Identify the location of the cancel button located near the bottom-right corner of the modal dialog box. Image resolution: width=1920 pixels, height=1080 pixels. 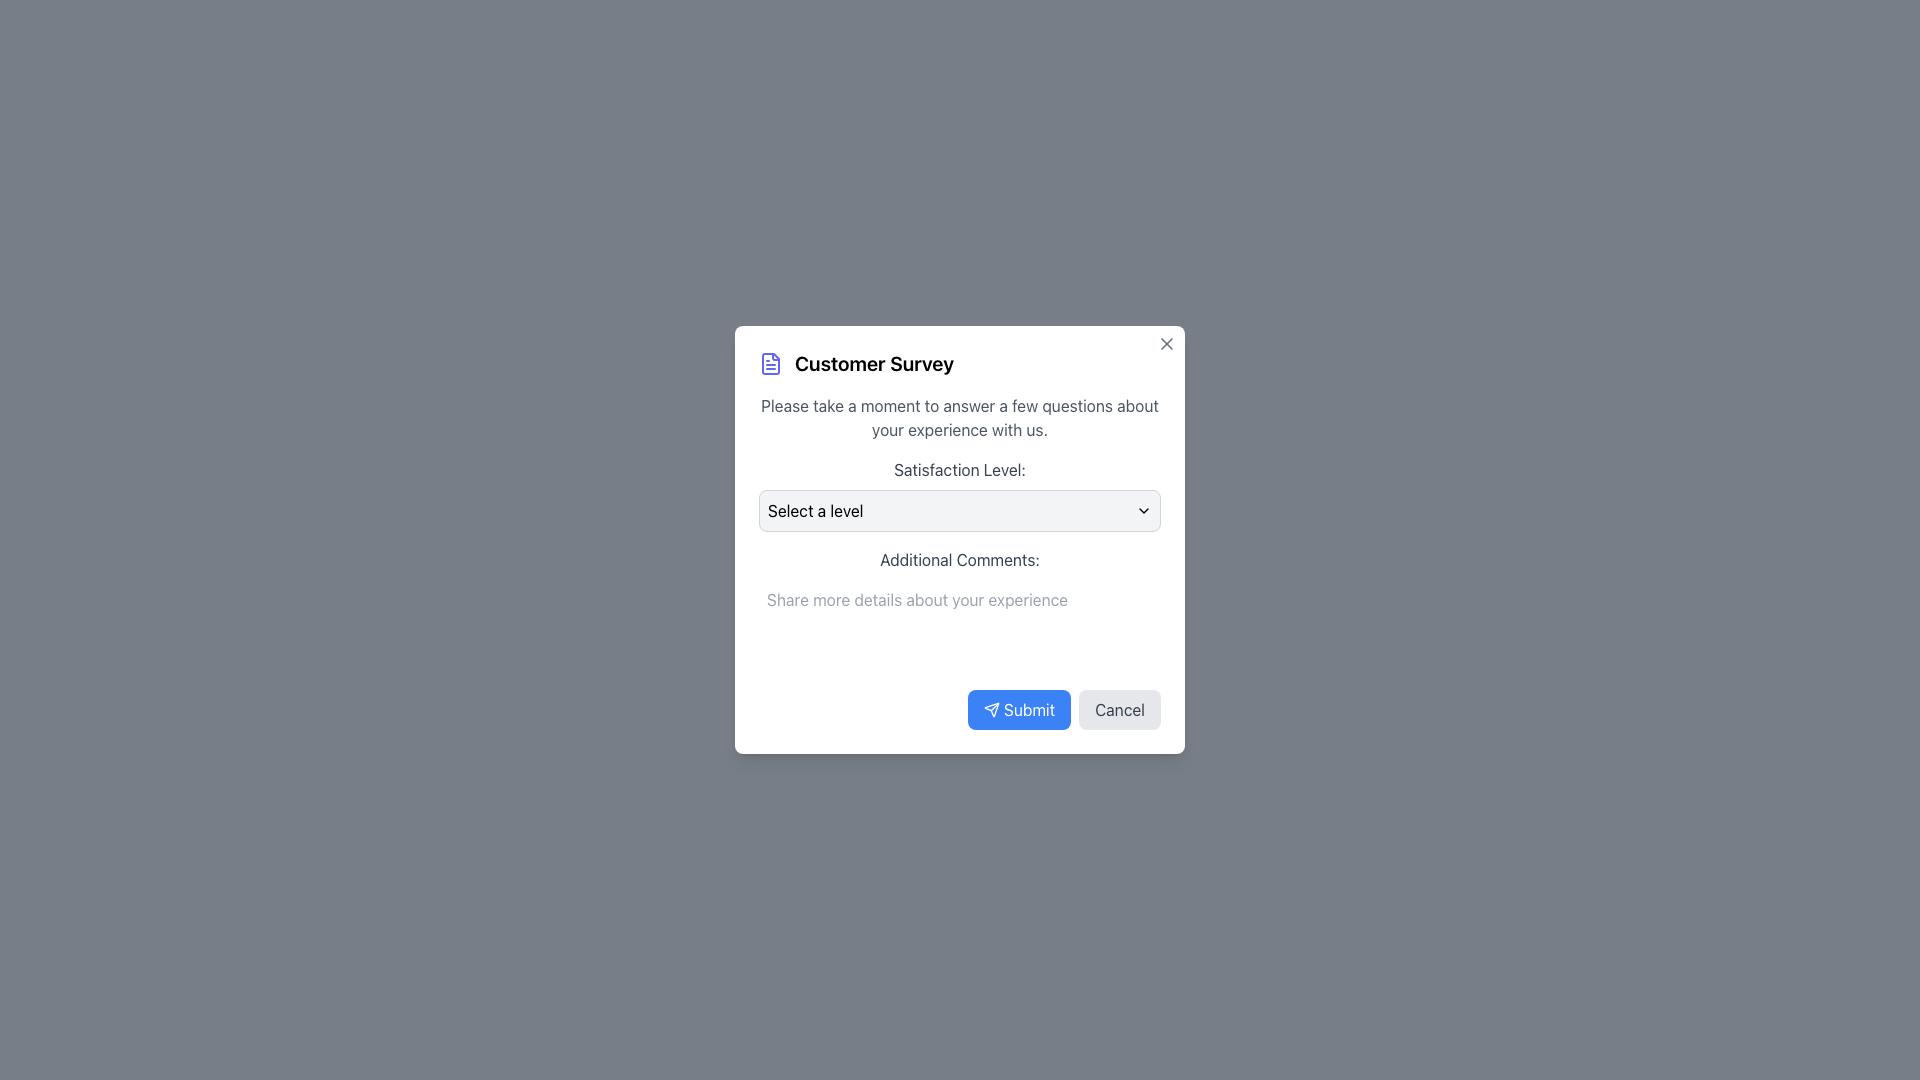
(1120, 708).